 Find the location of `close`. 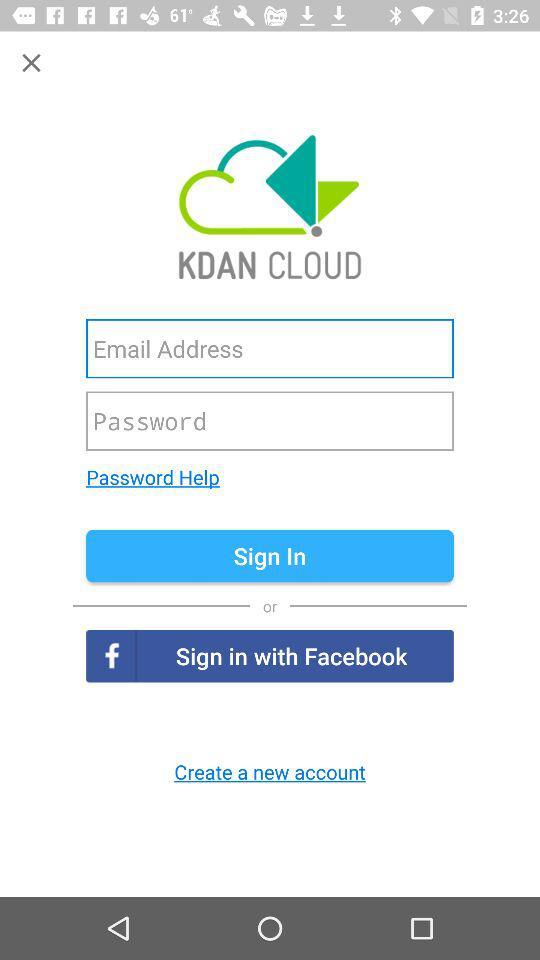

close is located at coordinates (30, 62).